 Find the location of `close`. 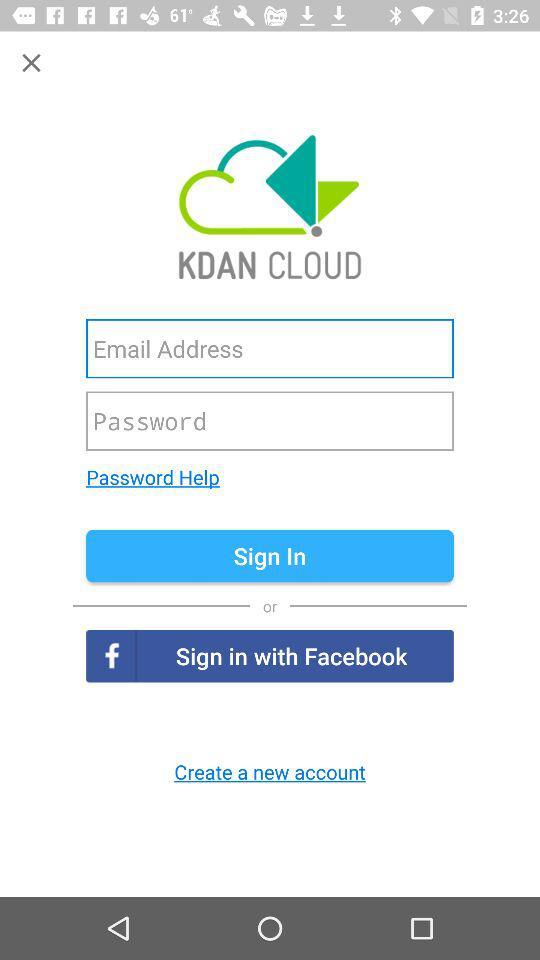

close is located at coordinates (30, 62).